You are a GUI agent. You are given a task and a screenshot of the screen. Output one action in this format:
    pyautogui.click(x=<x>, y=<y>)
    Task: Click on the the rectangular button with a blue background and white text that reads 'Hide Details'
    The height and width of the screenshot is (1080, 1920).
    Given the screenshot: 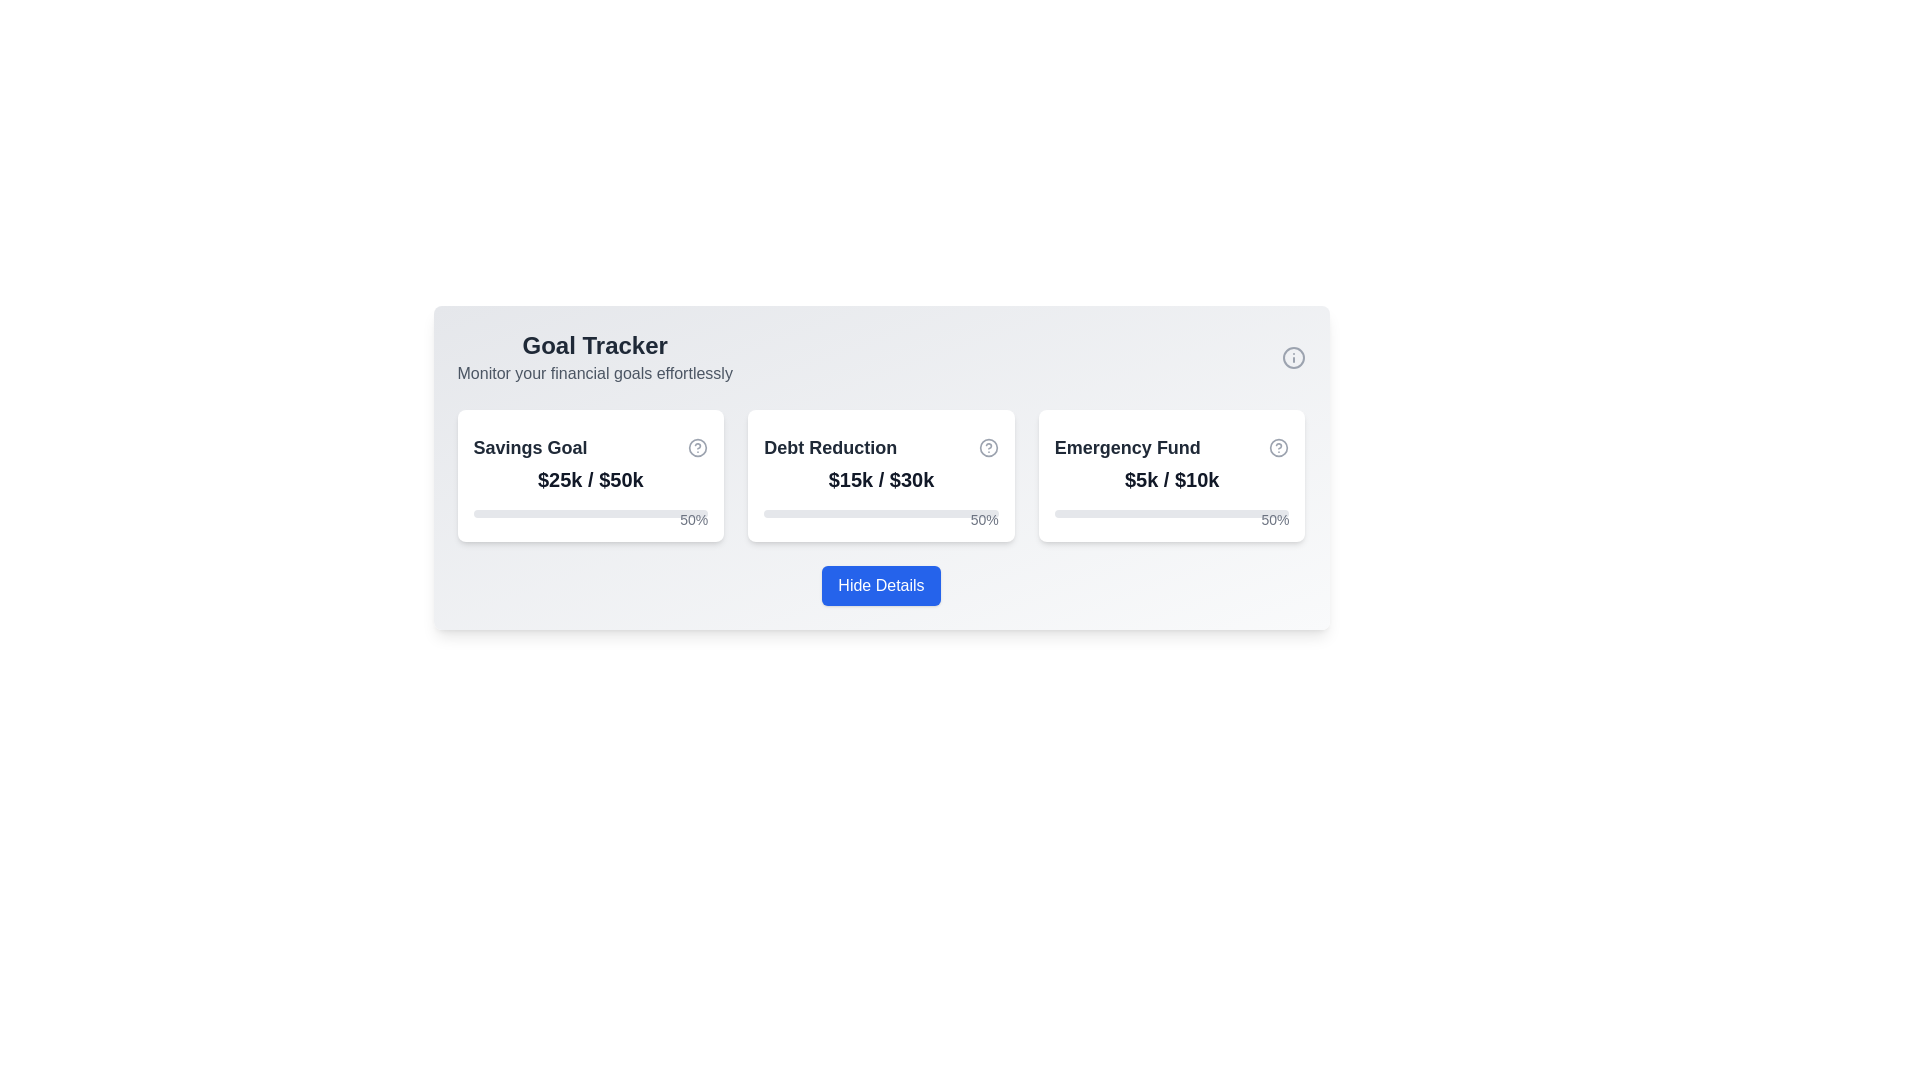 What is the action you would take?
    pyautogui.click(x=880, y=585)
    